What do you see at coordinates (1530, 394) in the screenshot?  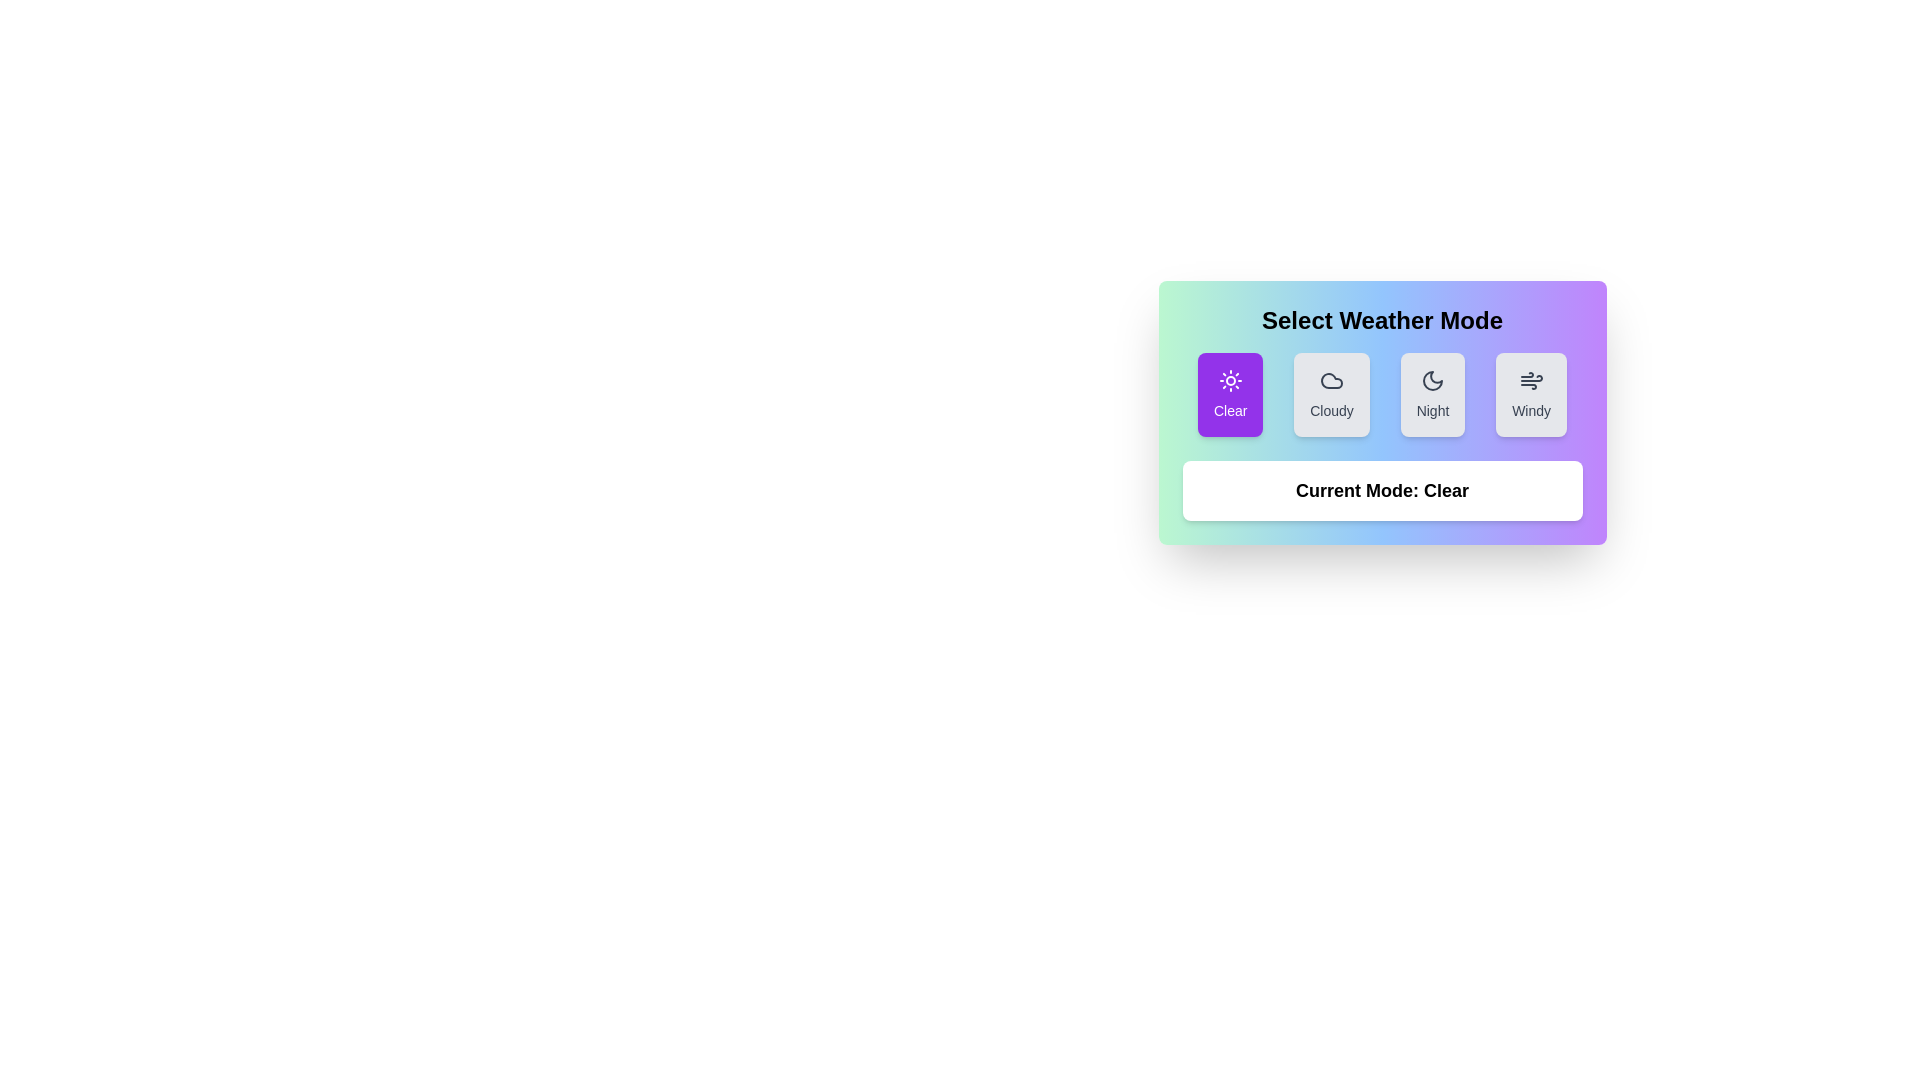 I see `the 'Windy' button, which is a rectangular button with rounded corners, featuring an icon of wind gusts and the label 'Windy' below it` at bounding box center [1530, 394].